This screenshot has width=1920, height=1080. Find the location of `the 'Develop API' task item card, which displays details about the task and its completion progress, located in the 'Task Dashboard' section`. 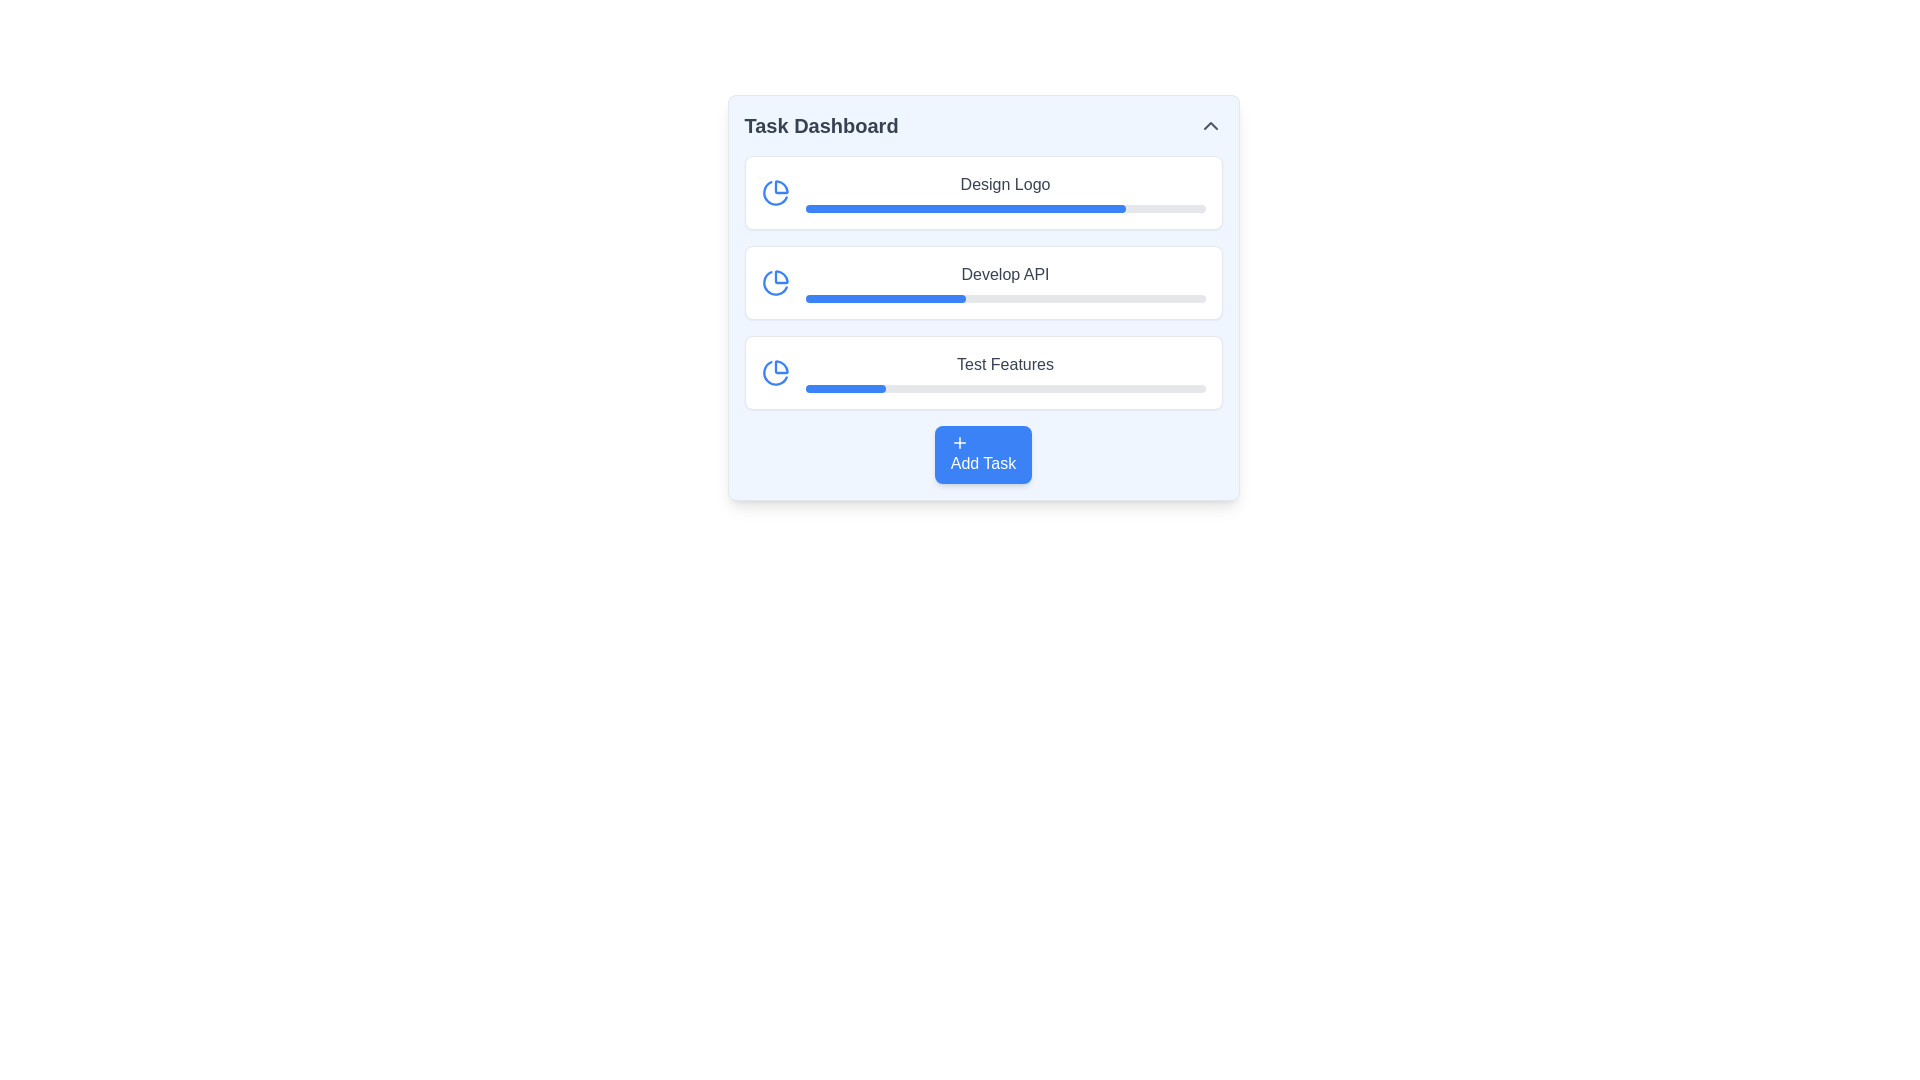

the 'Develop API' task item card, which displays details about the task and its completion progress, located in the 'Task Dashboard' section is located at coordinates (983, 282).